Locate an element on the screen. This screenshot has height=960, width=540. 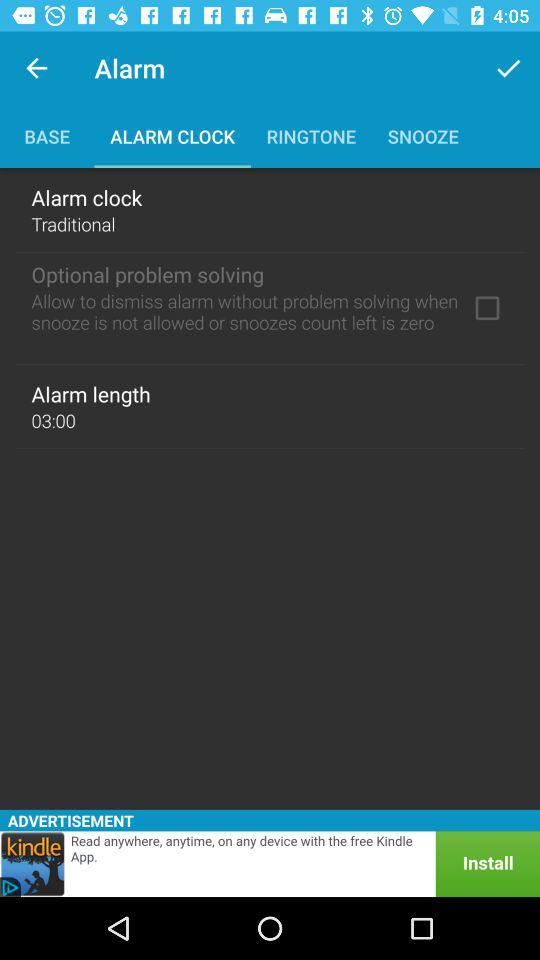
icon next to the alarm app is located at coordinates (36, 68).